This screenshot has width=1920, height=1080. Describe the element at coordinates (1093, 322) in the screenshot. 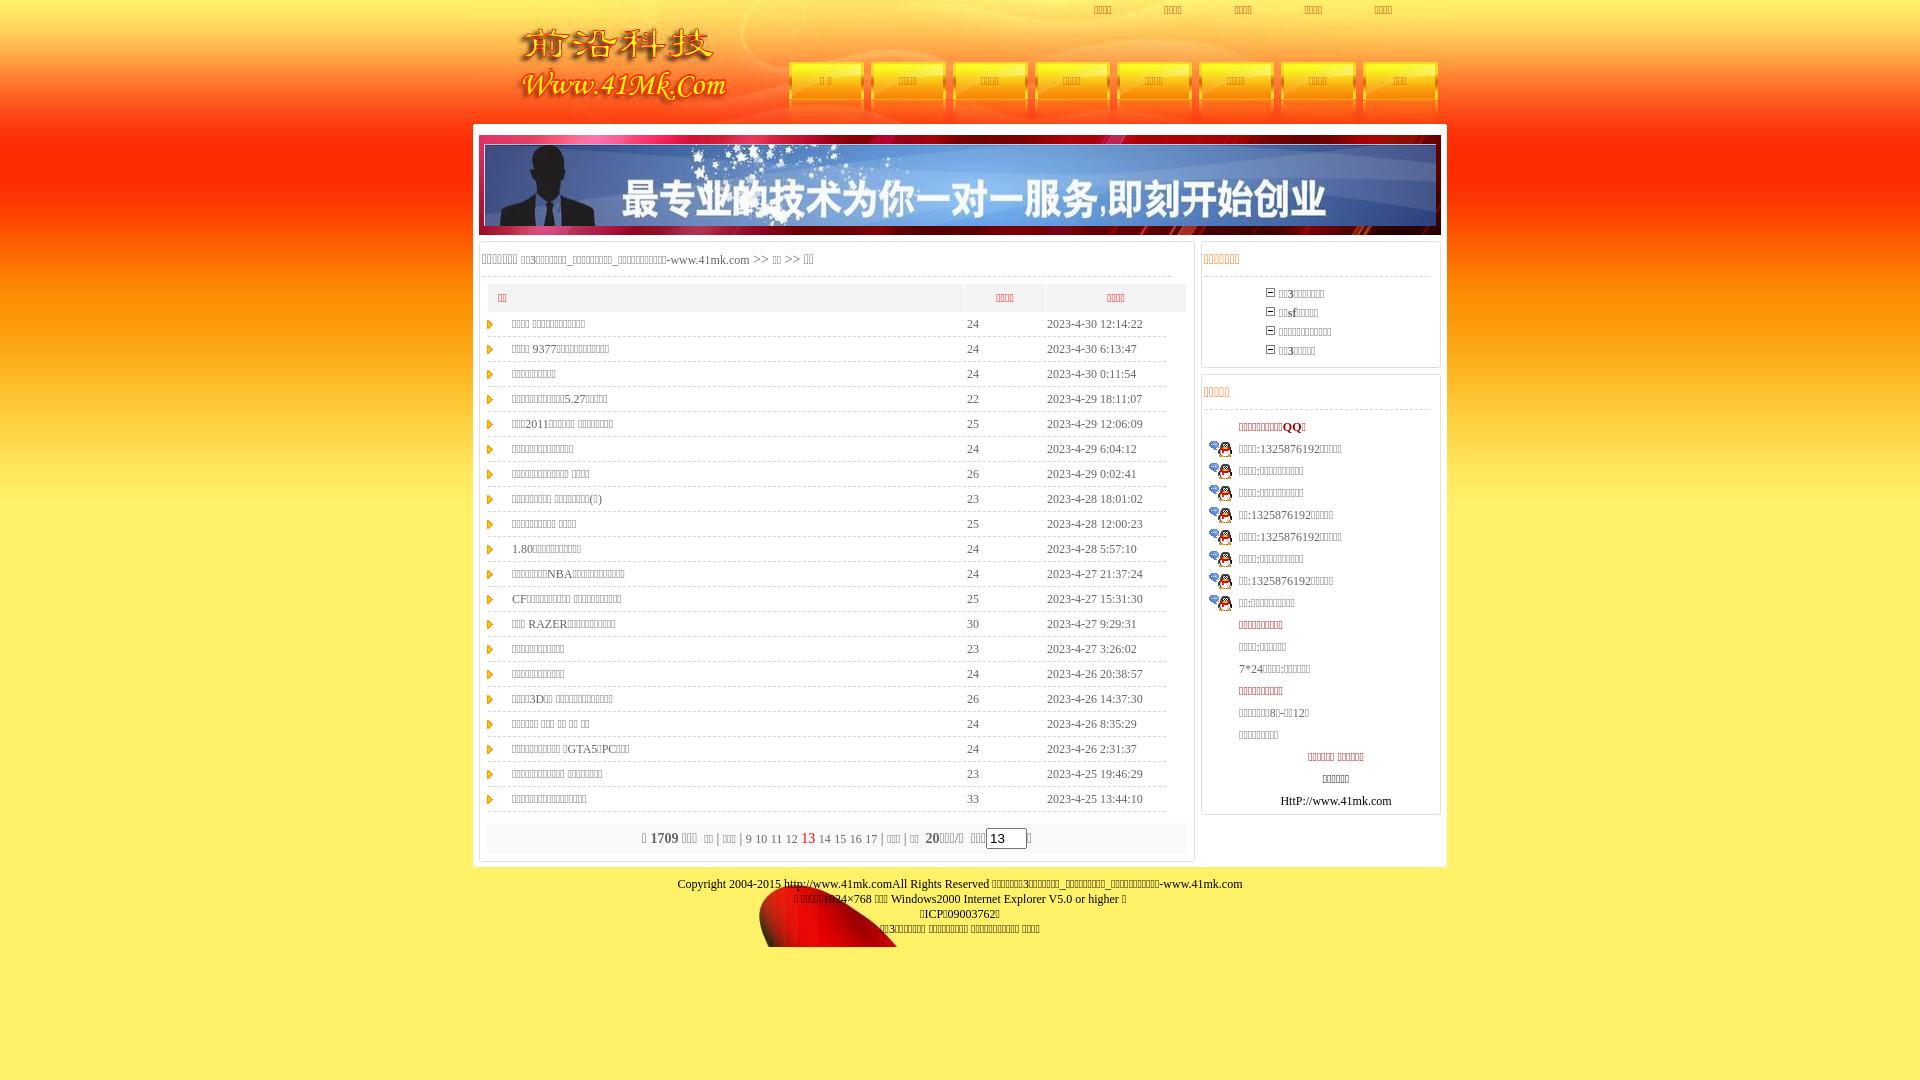

I see `'2023-4-30 12:14:22'` at that location.